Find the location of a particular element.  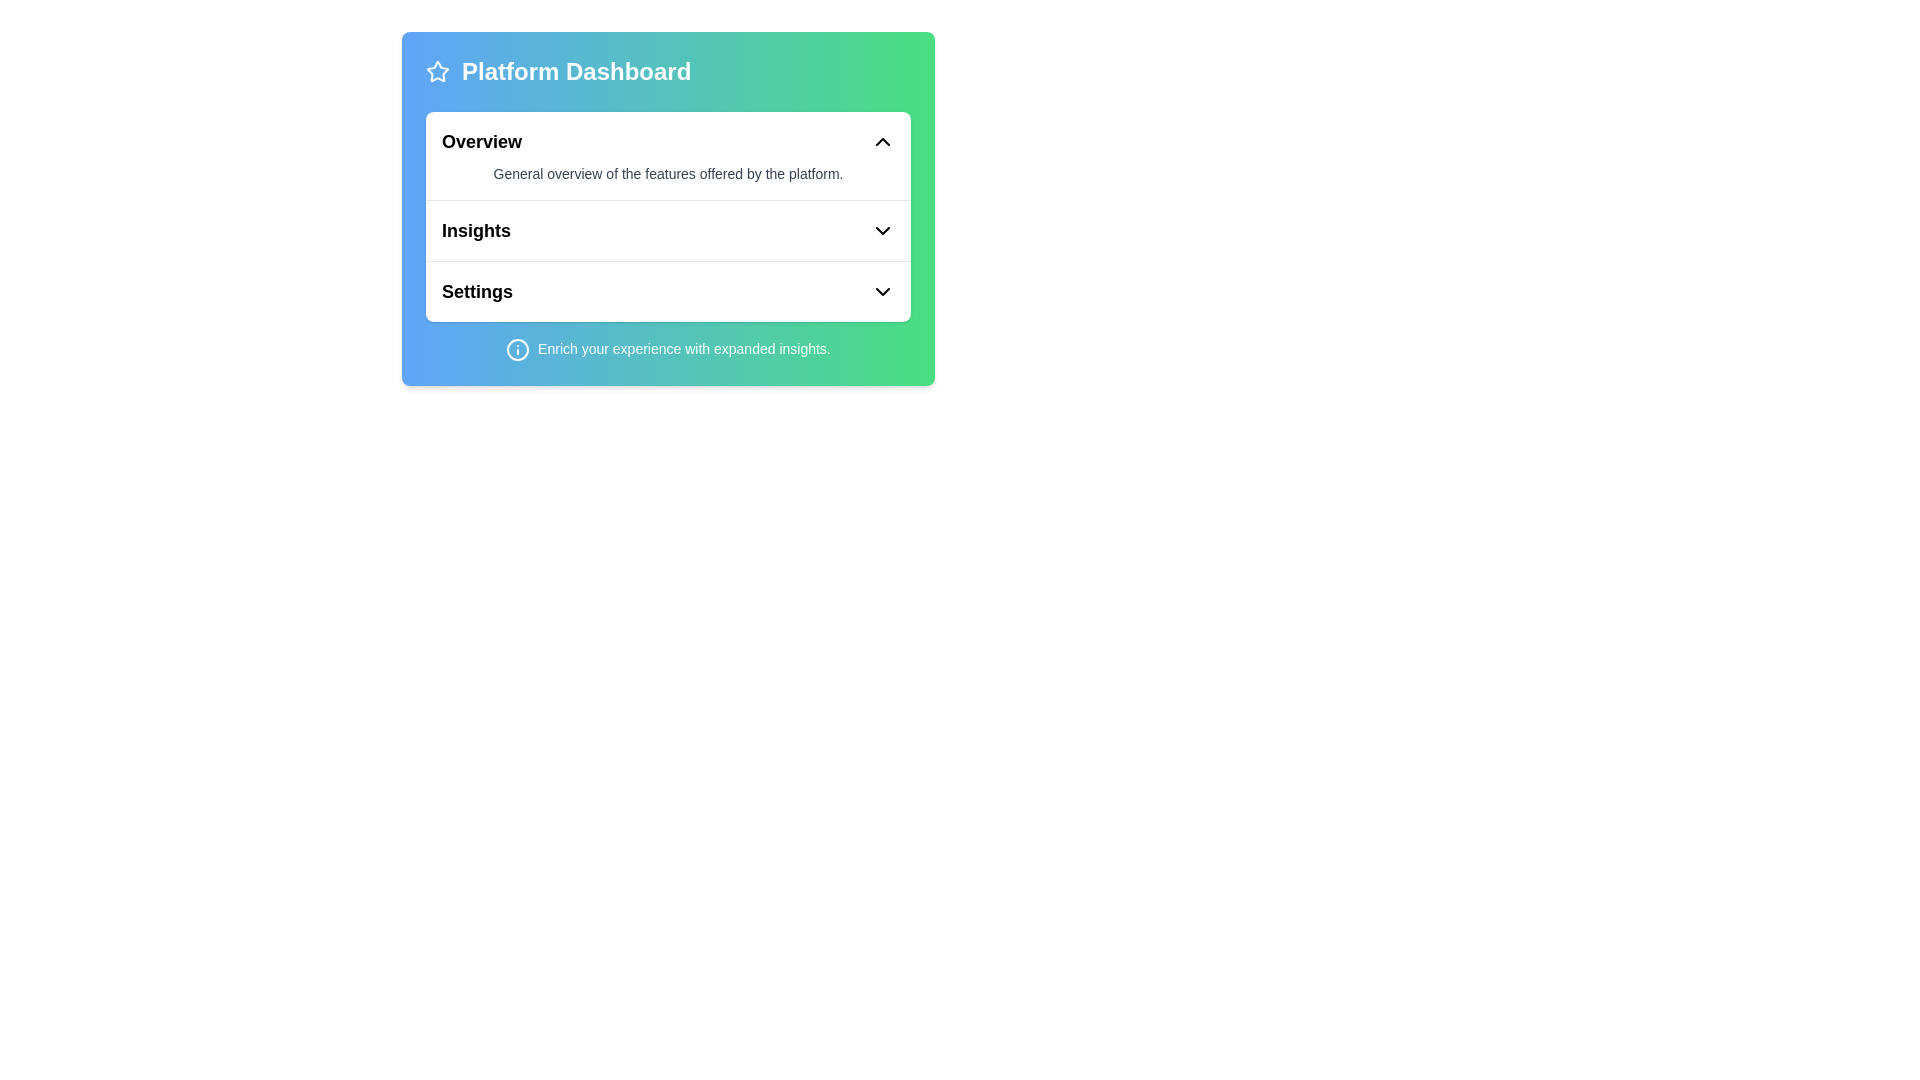

the downward-facing chevron icon next to the 'Insights' label is located at coordinates (882, 230).